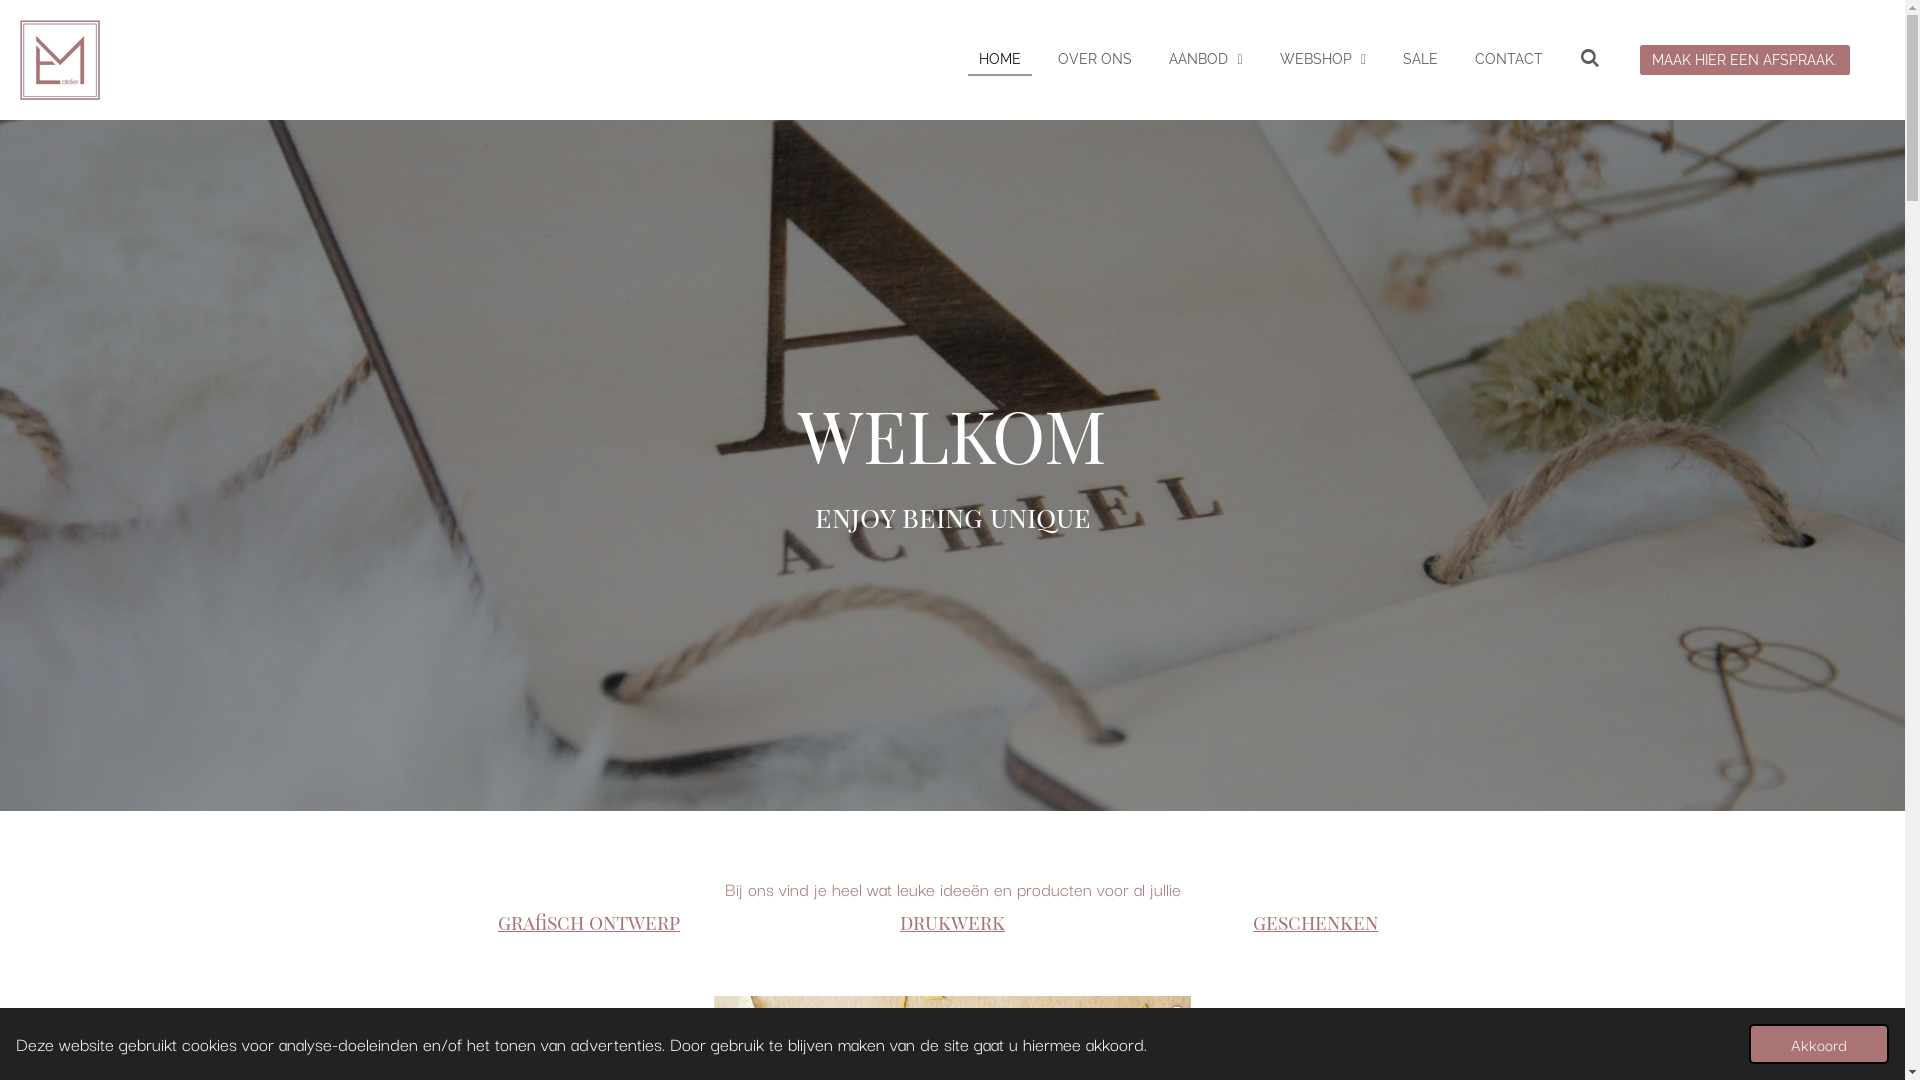 Image resolution: width=1920 pixels, height=1080 pixels. Describe the element at coordinates (1819, 1043) in the screenshot. I see `'Akkoord'` at that location.